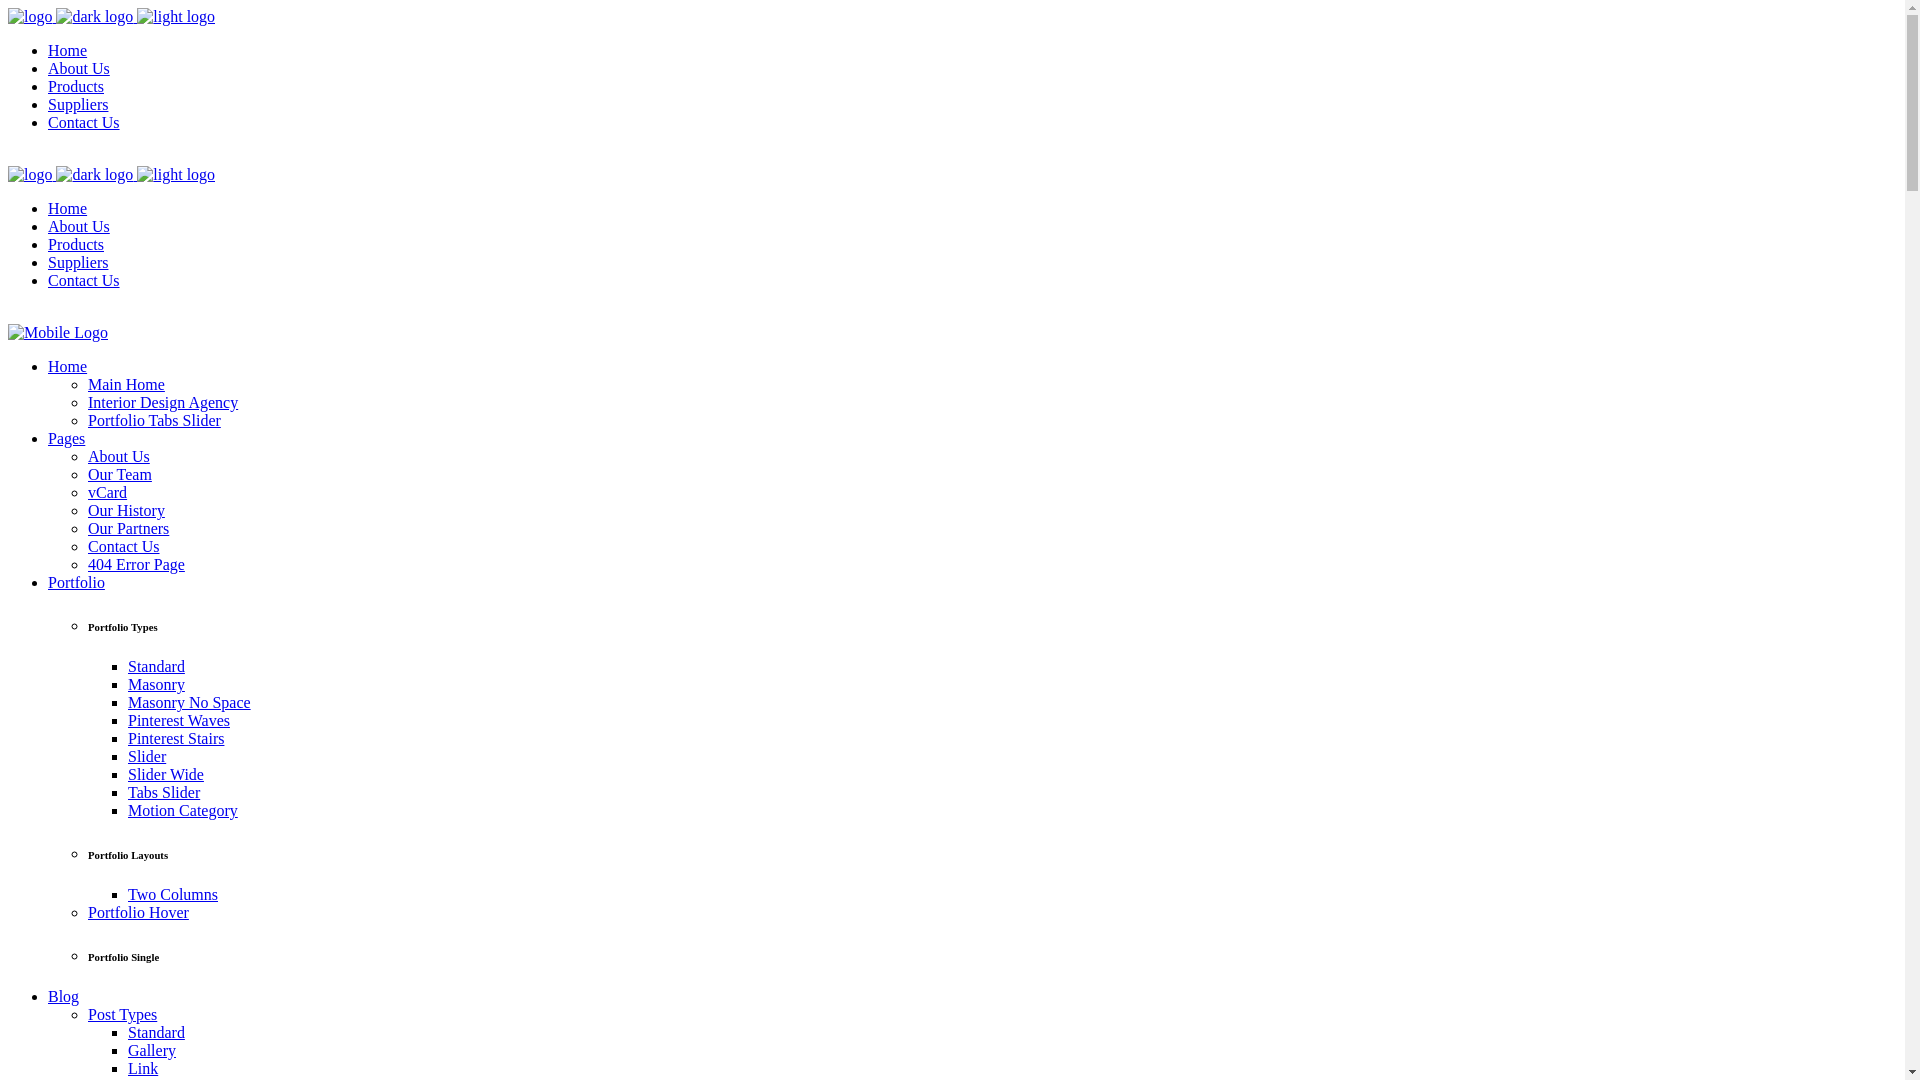 The width and height of the screenshot is (1920, 1080). What do you see at coordinates (77, 104) in the screenshot?
I see `'Suppliers'` at bounding box center [77, 104].